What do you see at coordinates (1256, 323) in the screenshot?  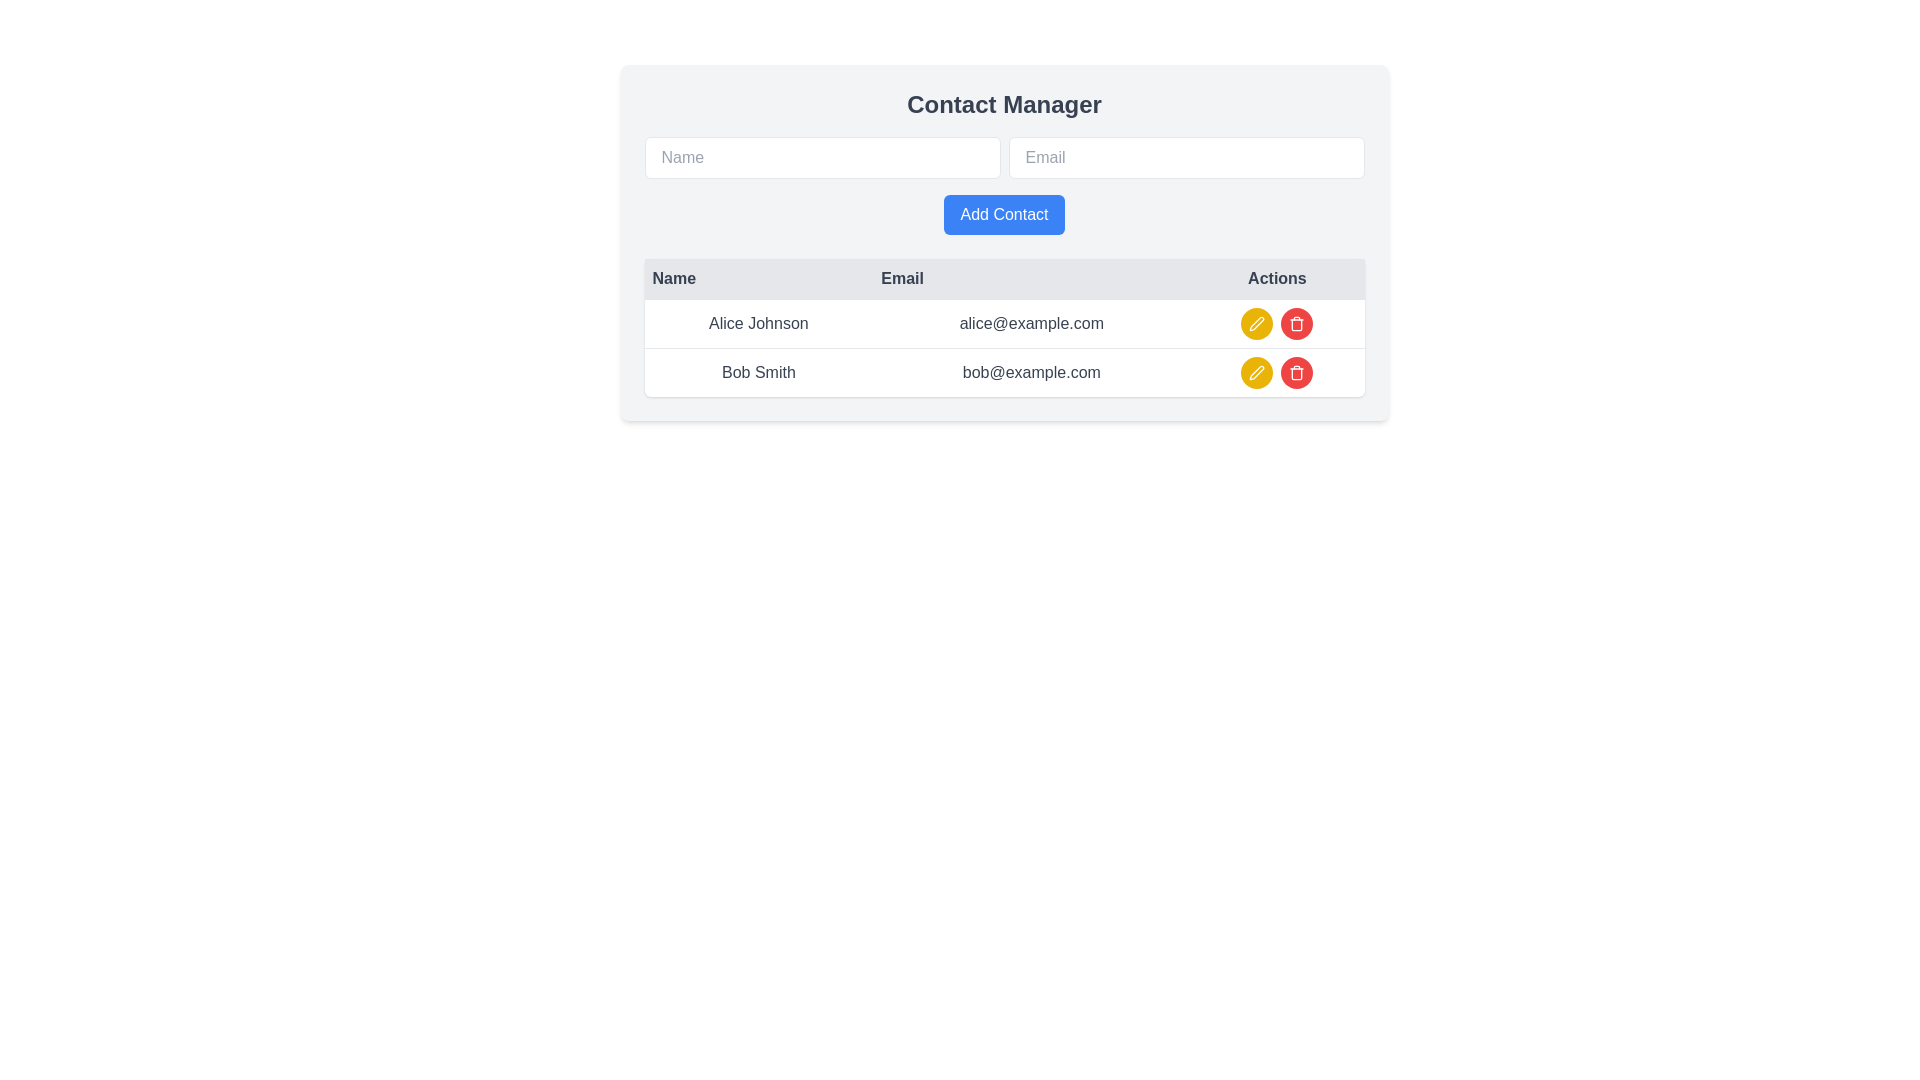 I see `the edit button for the first contact 'Alice Johnson' in the 'Actions' column` at bounding box center [1256, 323].